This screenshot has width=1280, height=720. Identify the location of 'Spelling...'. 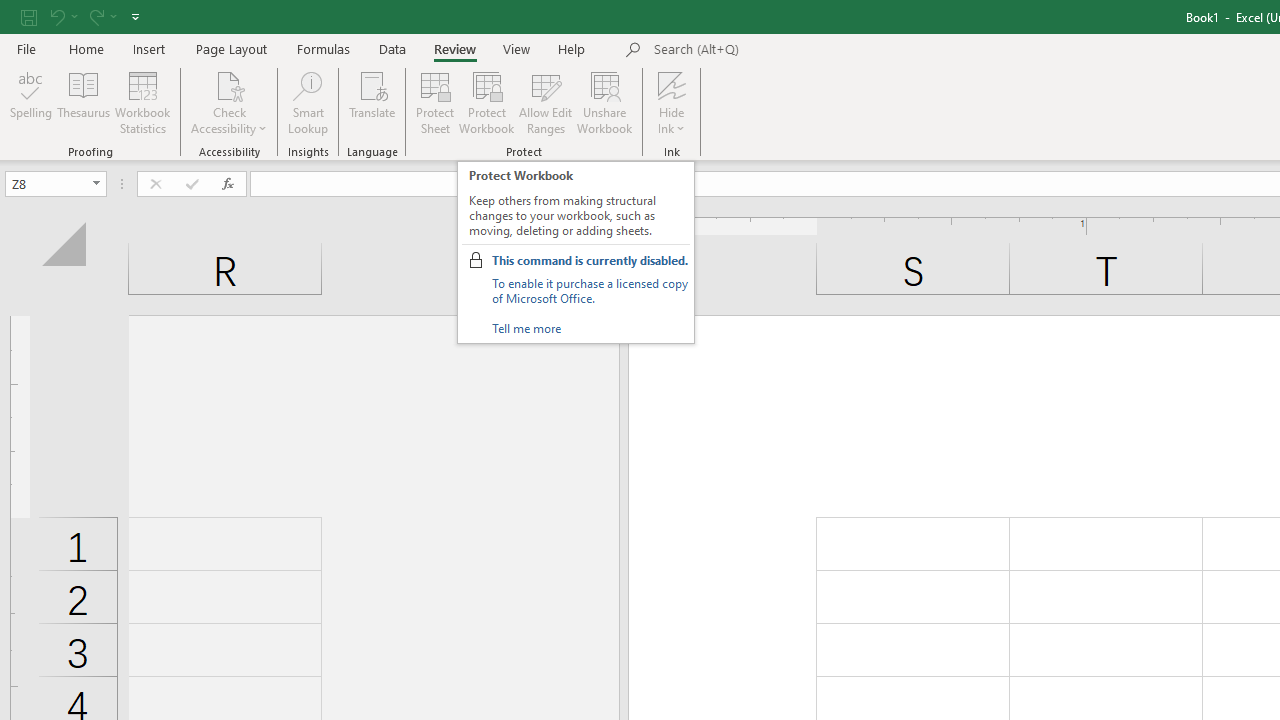
(31, 103).